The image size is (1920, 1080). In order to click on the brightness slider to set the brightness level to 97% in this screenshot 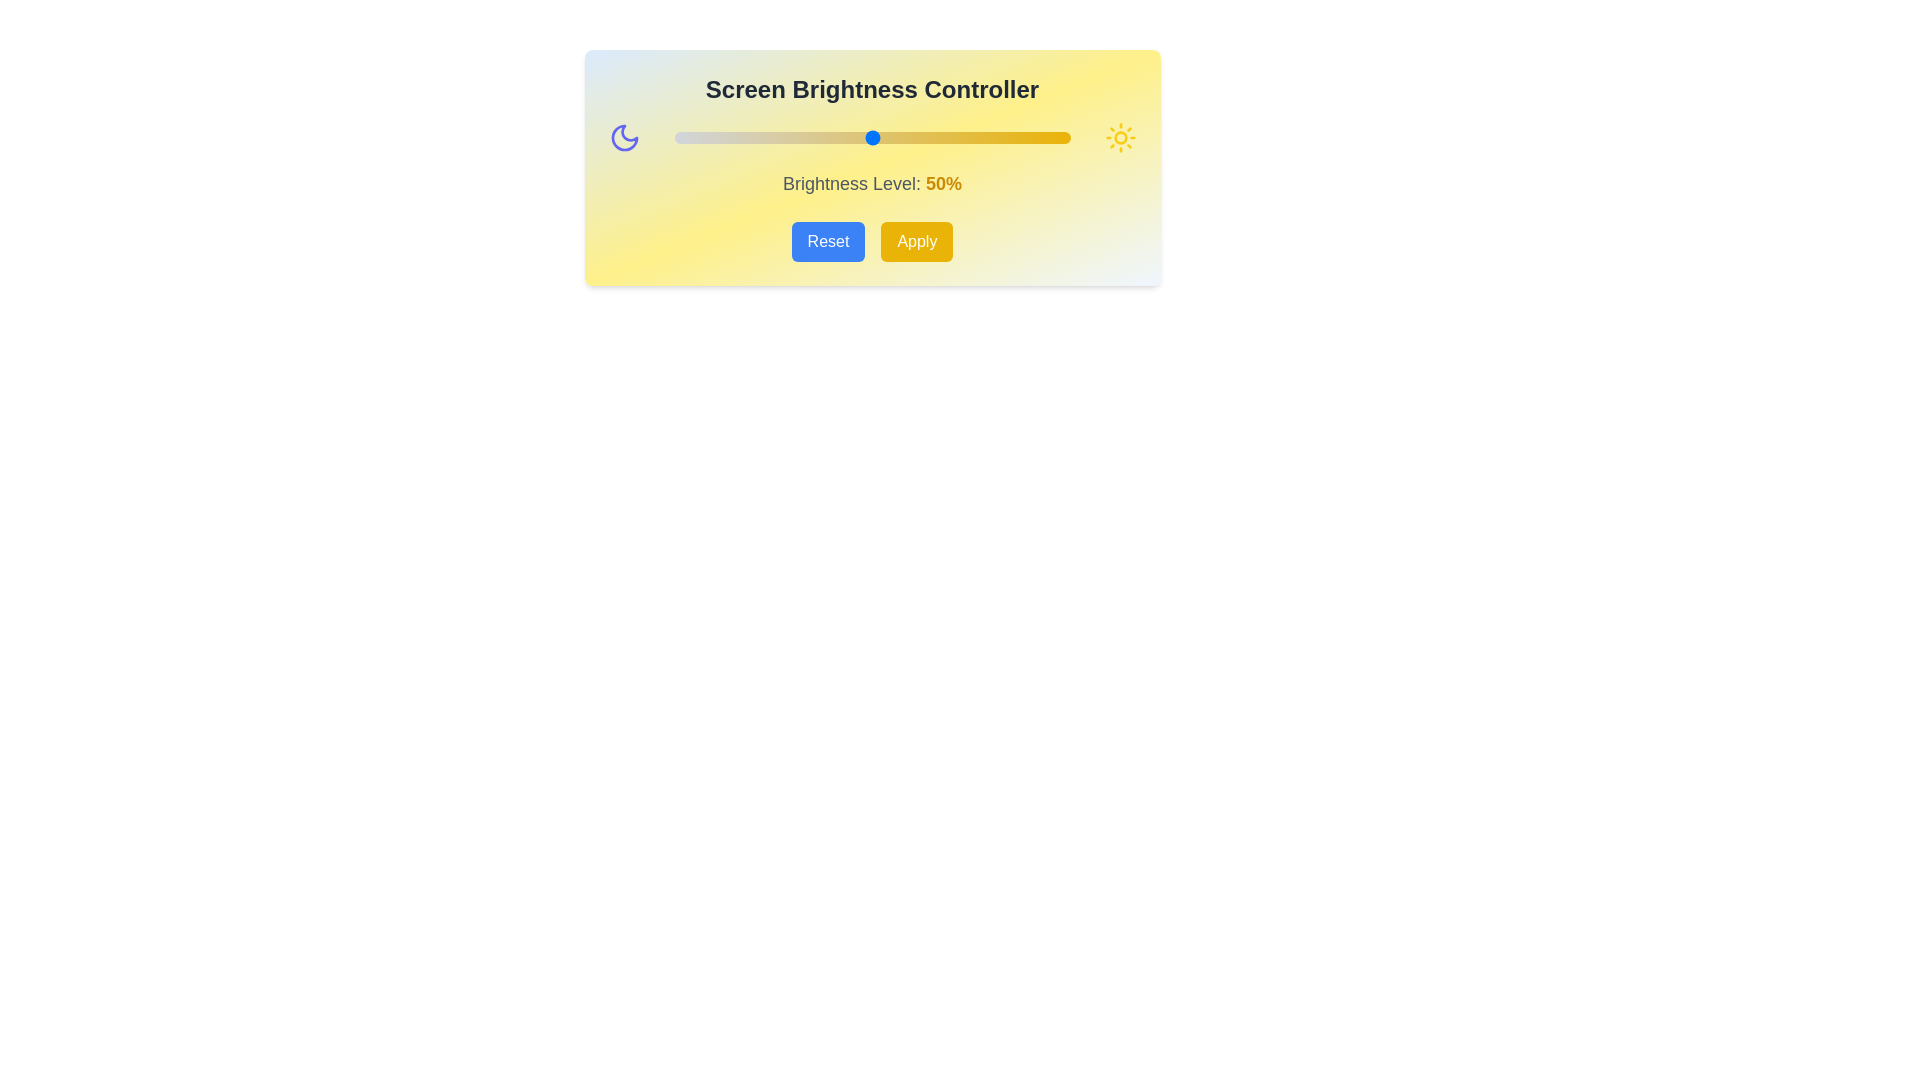, I will do `click(1057, 137)`.